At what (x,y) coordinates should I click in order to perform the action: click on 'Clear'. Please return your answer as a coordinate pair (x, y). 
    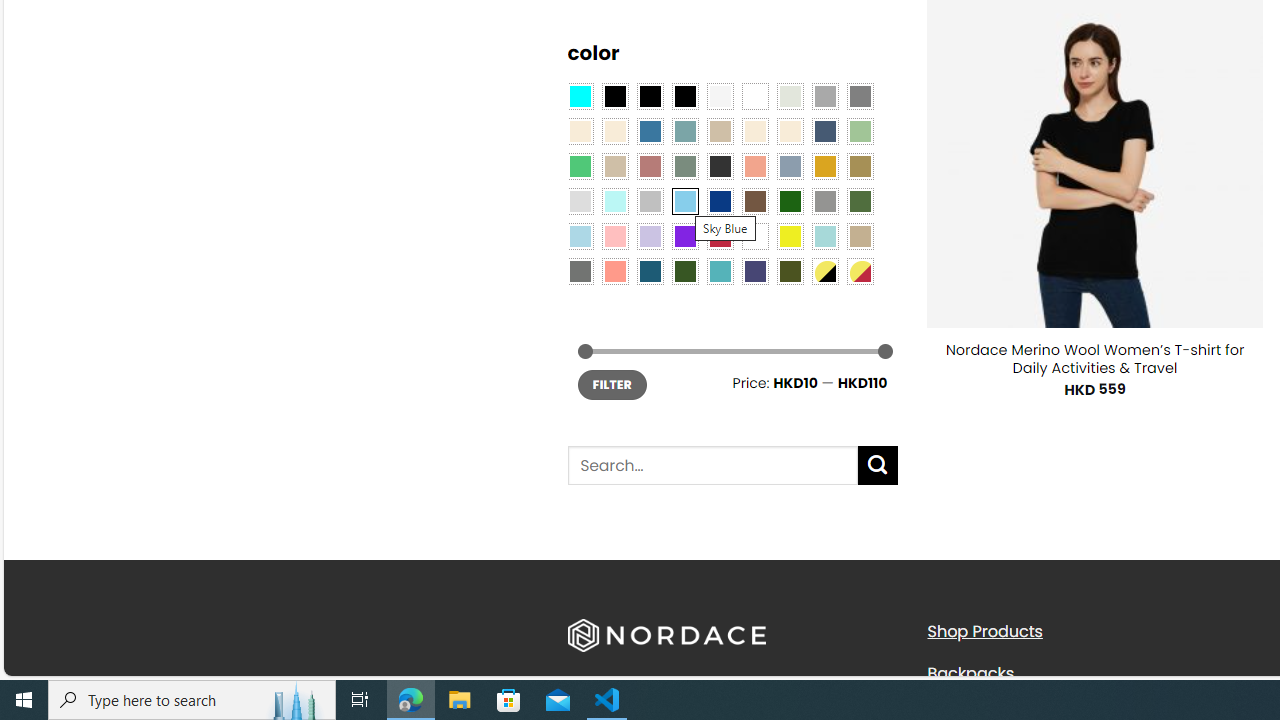
    Looking at the image, I should click on (754, 95).